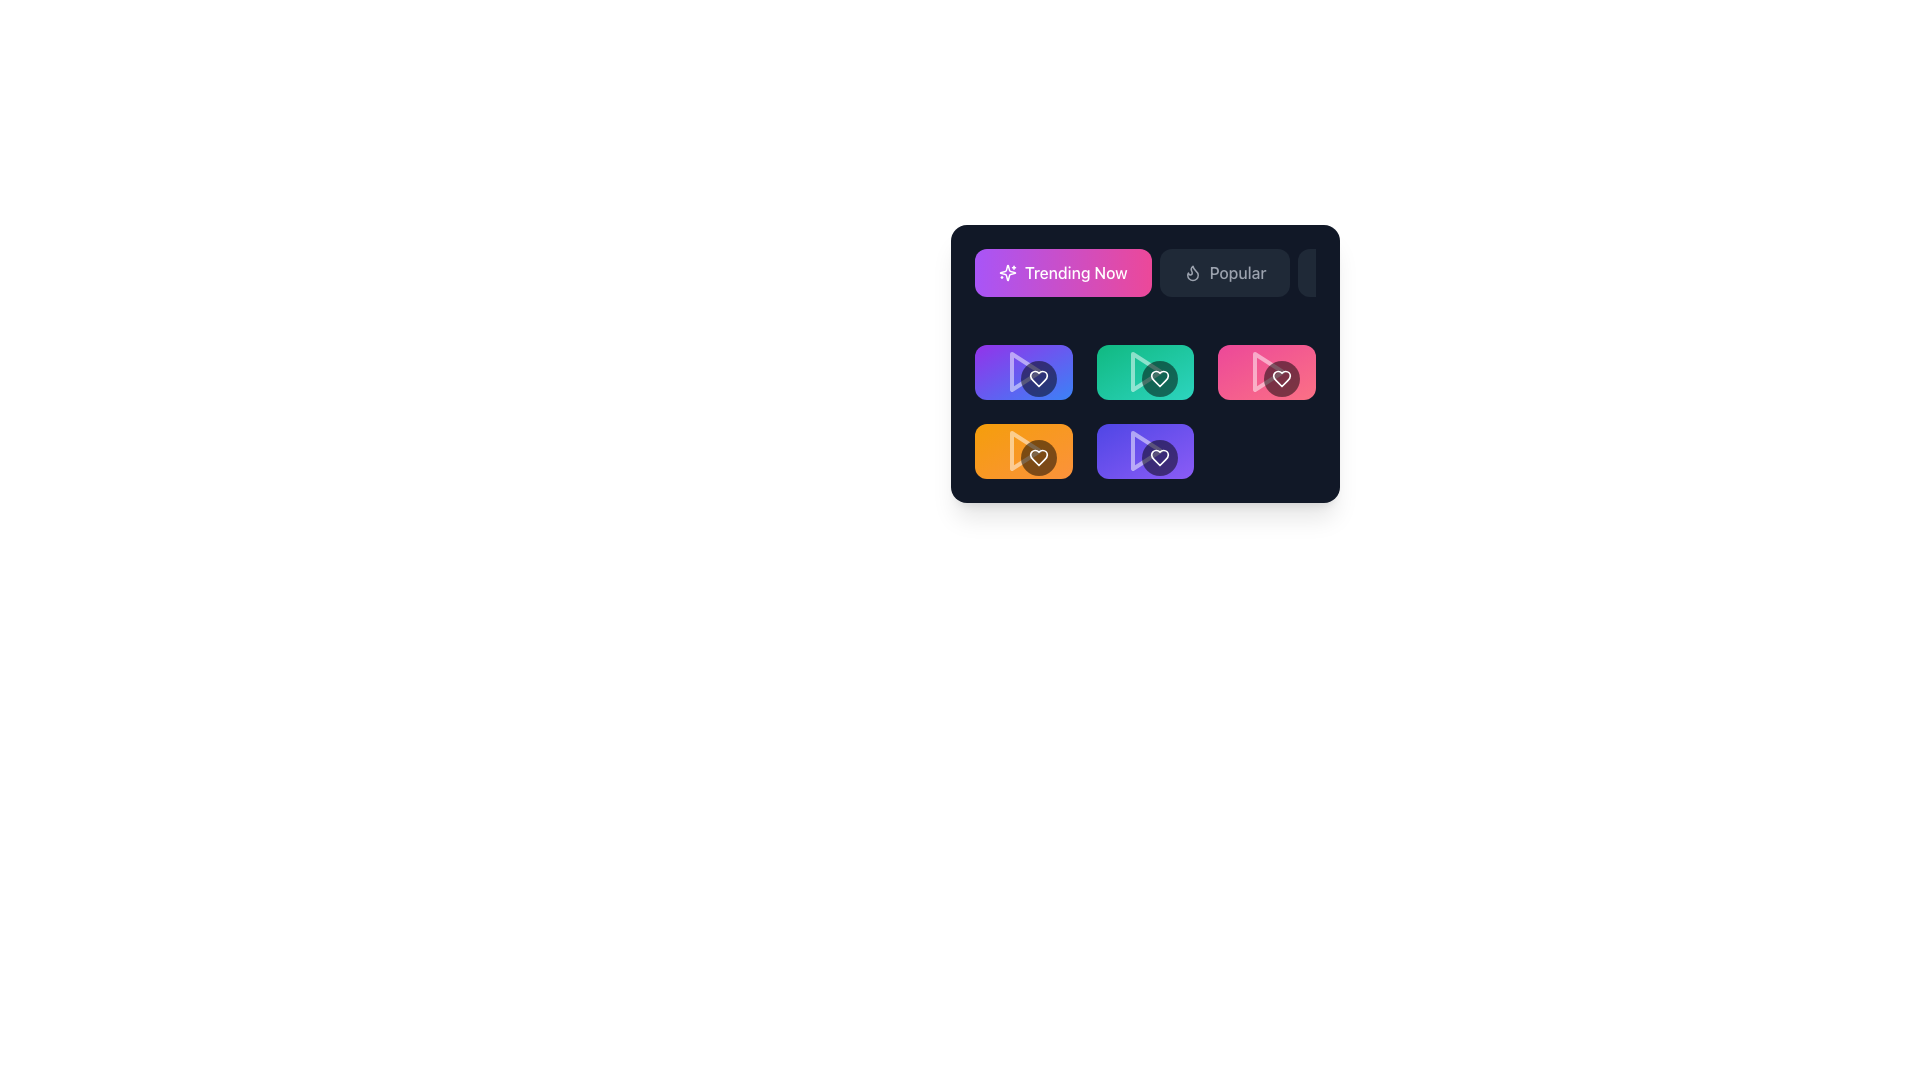  Describe the element at coordinates (1025, 451) in the screenshot. I see `the triangular play icon, which is rendered in SVG format, filled with white, and located on a vibrant orange rectangular button in the bottom left grid item of a 2x3 grid layout within a dark-themed interface` at that location.